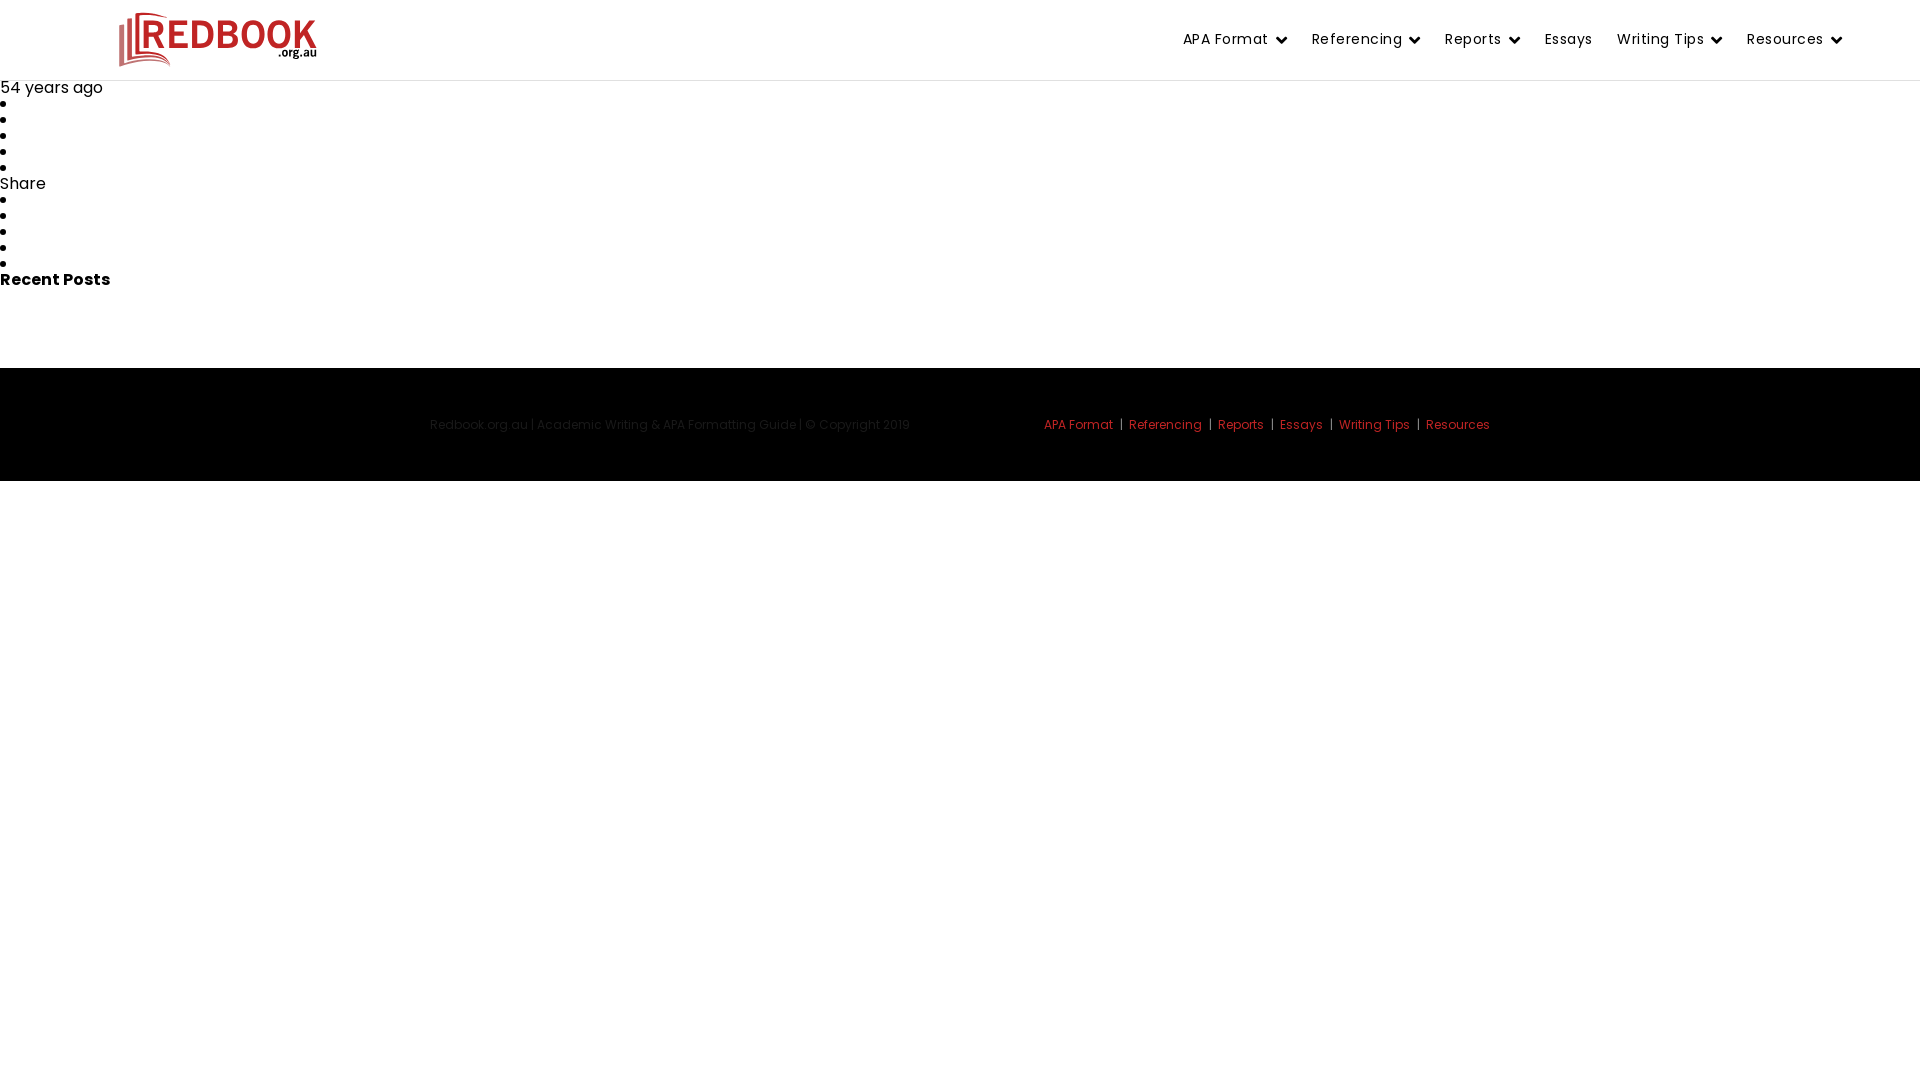 The height and width of the screenshot is (1080, 1920). I want to click on 'Referencing', so click(1128, 423).